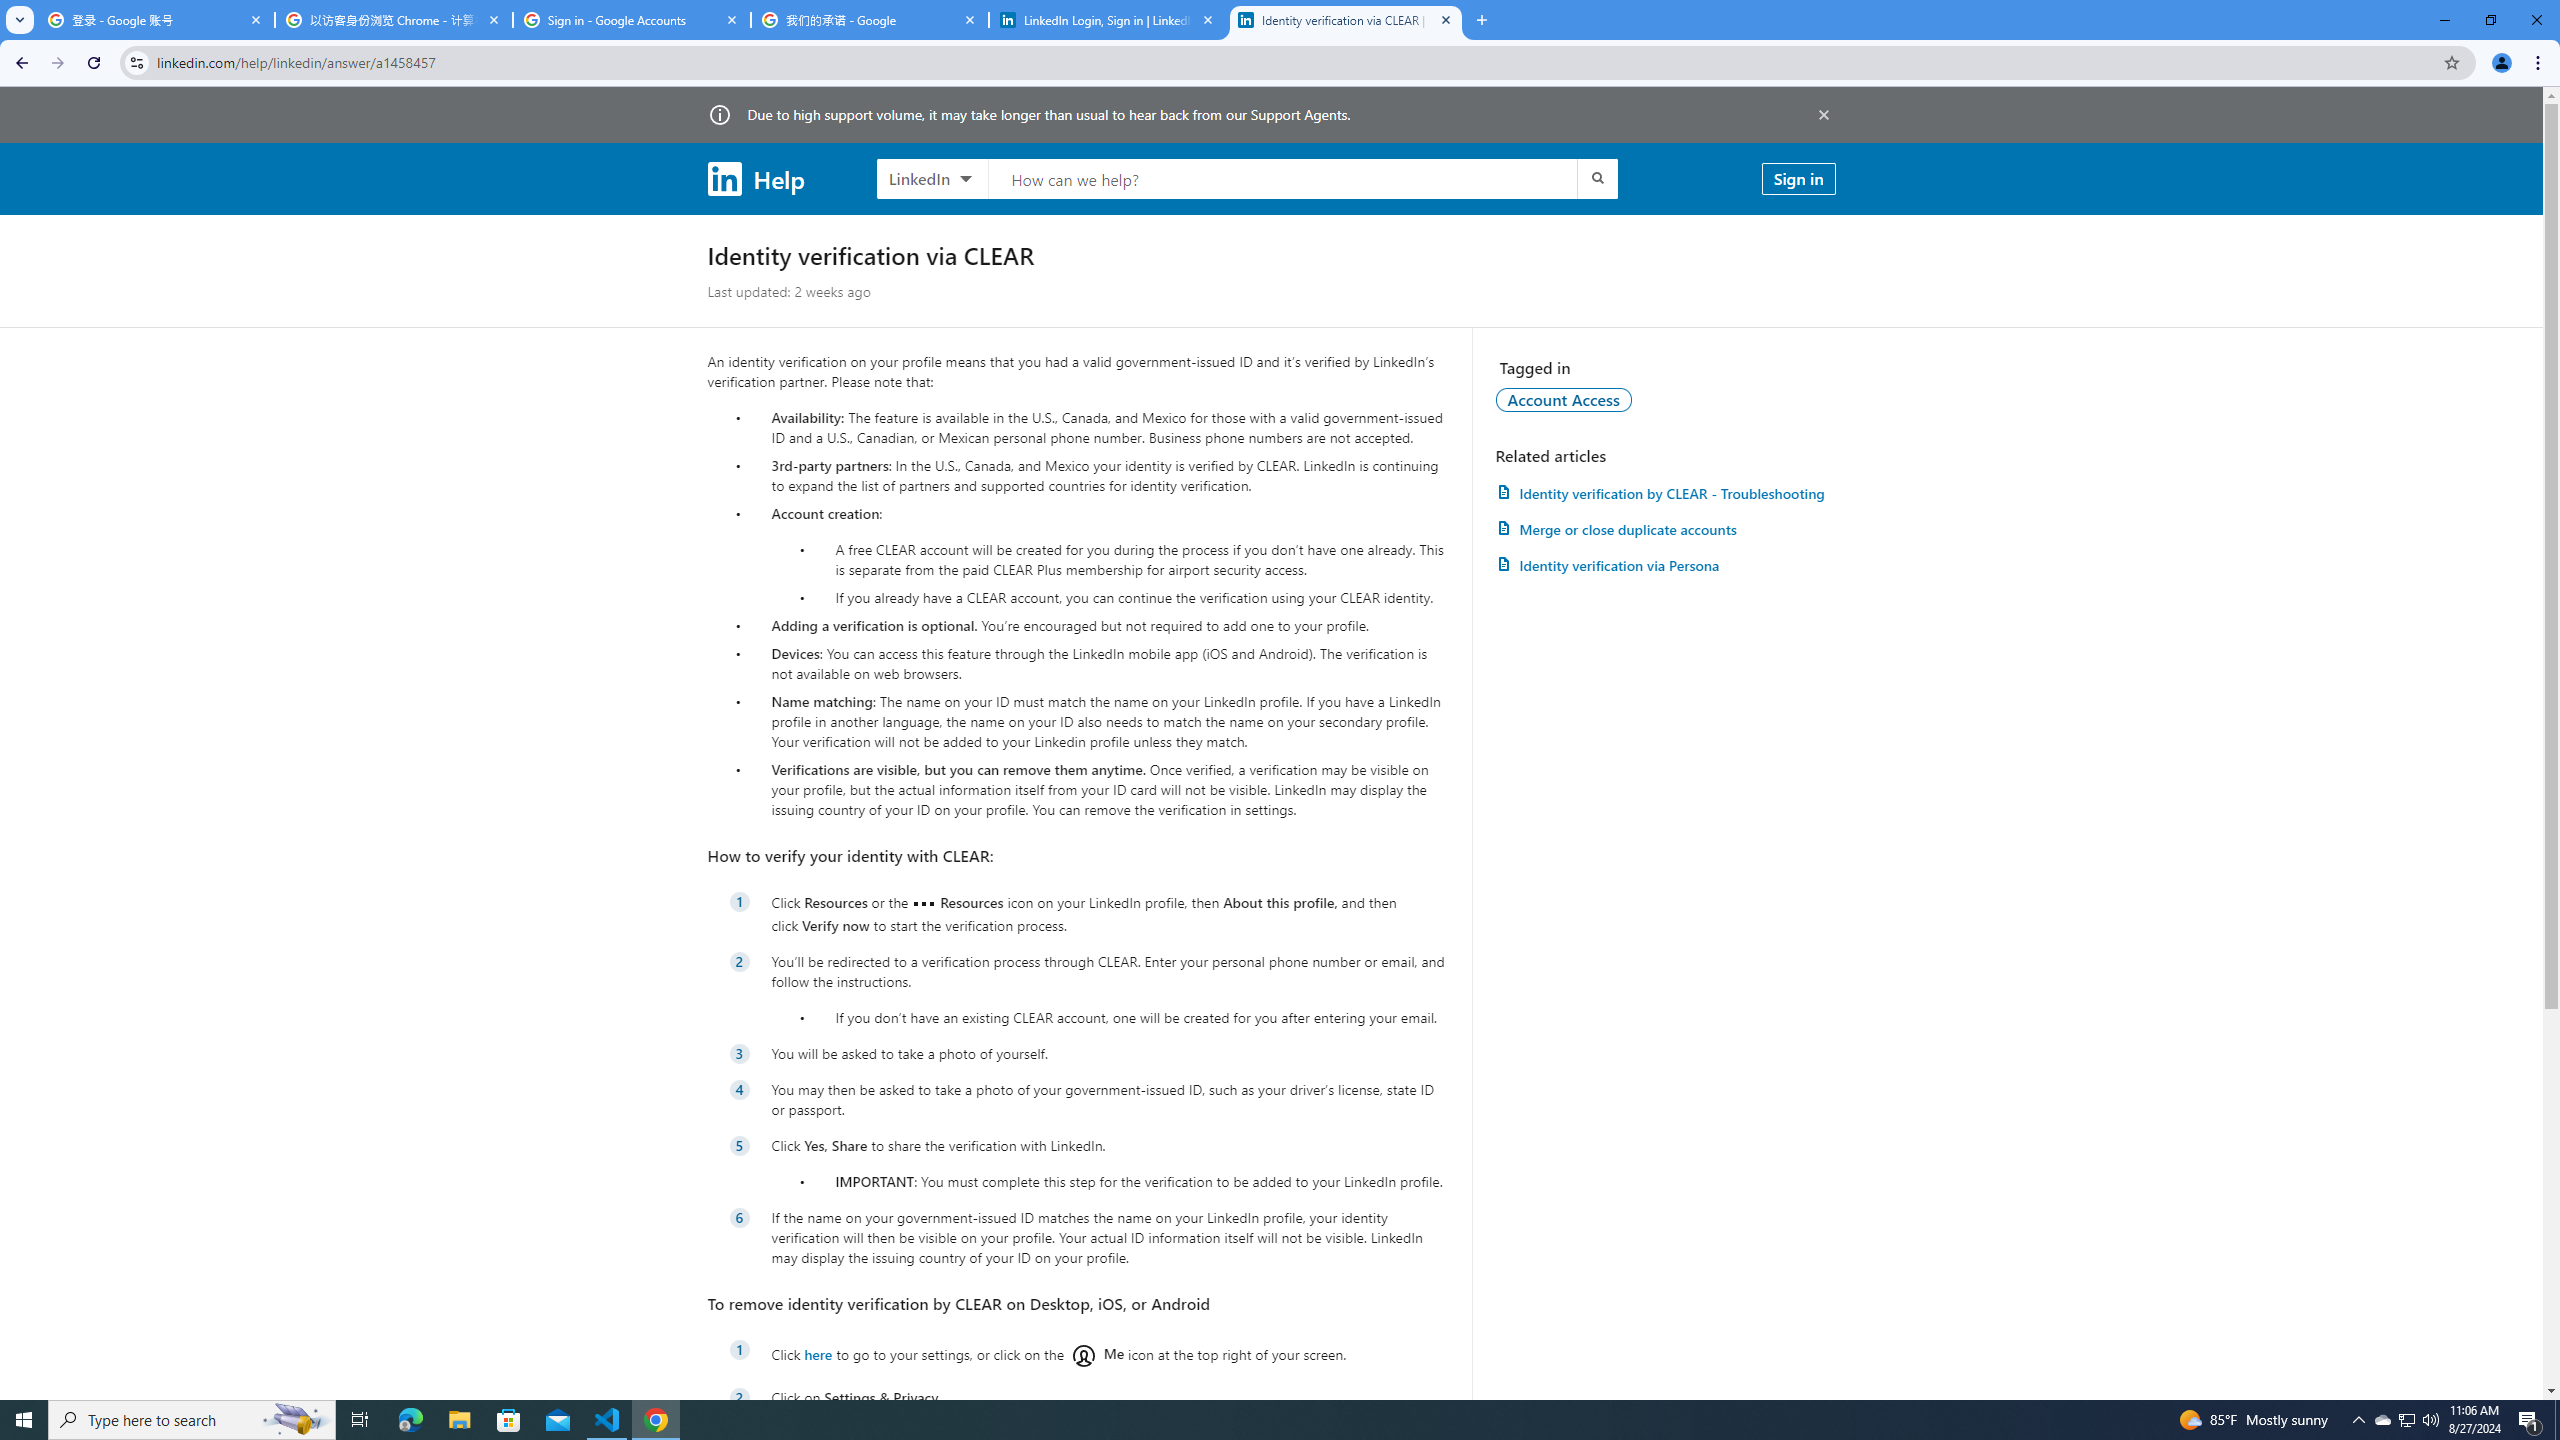 This screenshot has height=1440, width=2560. What do you see at coordinates (816, 1352) in the screenshot?
I see `'here'` at bounding box center [816, 1352].